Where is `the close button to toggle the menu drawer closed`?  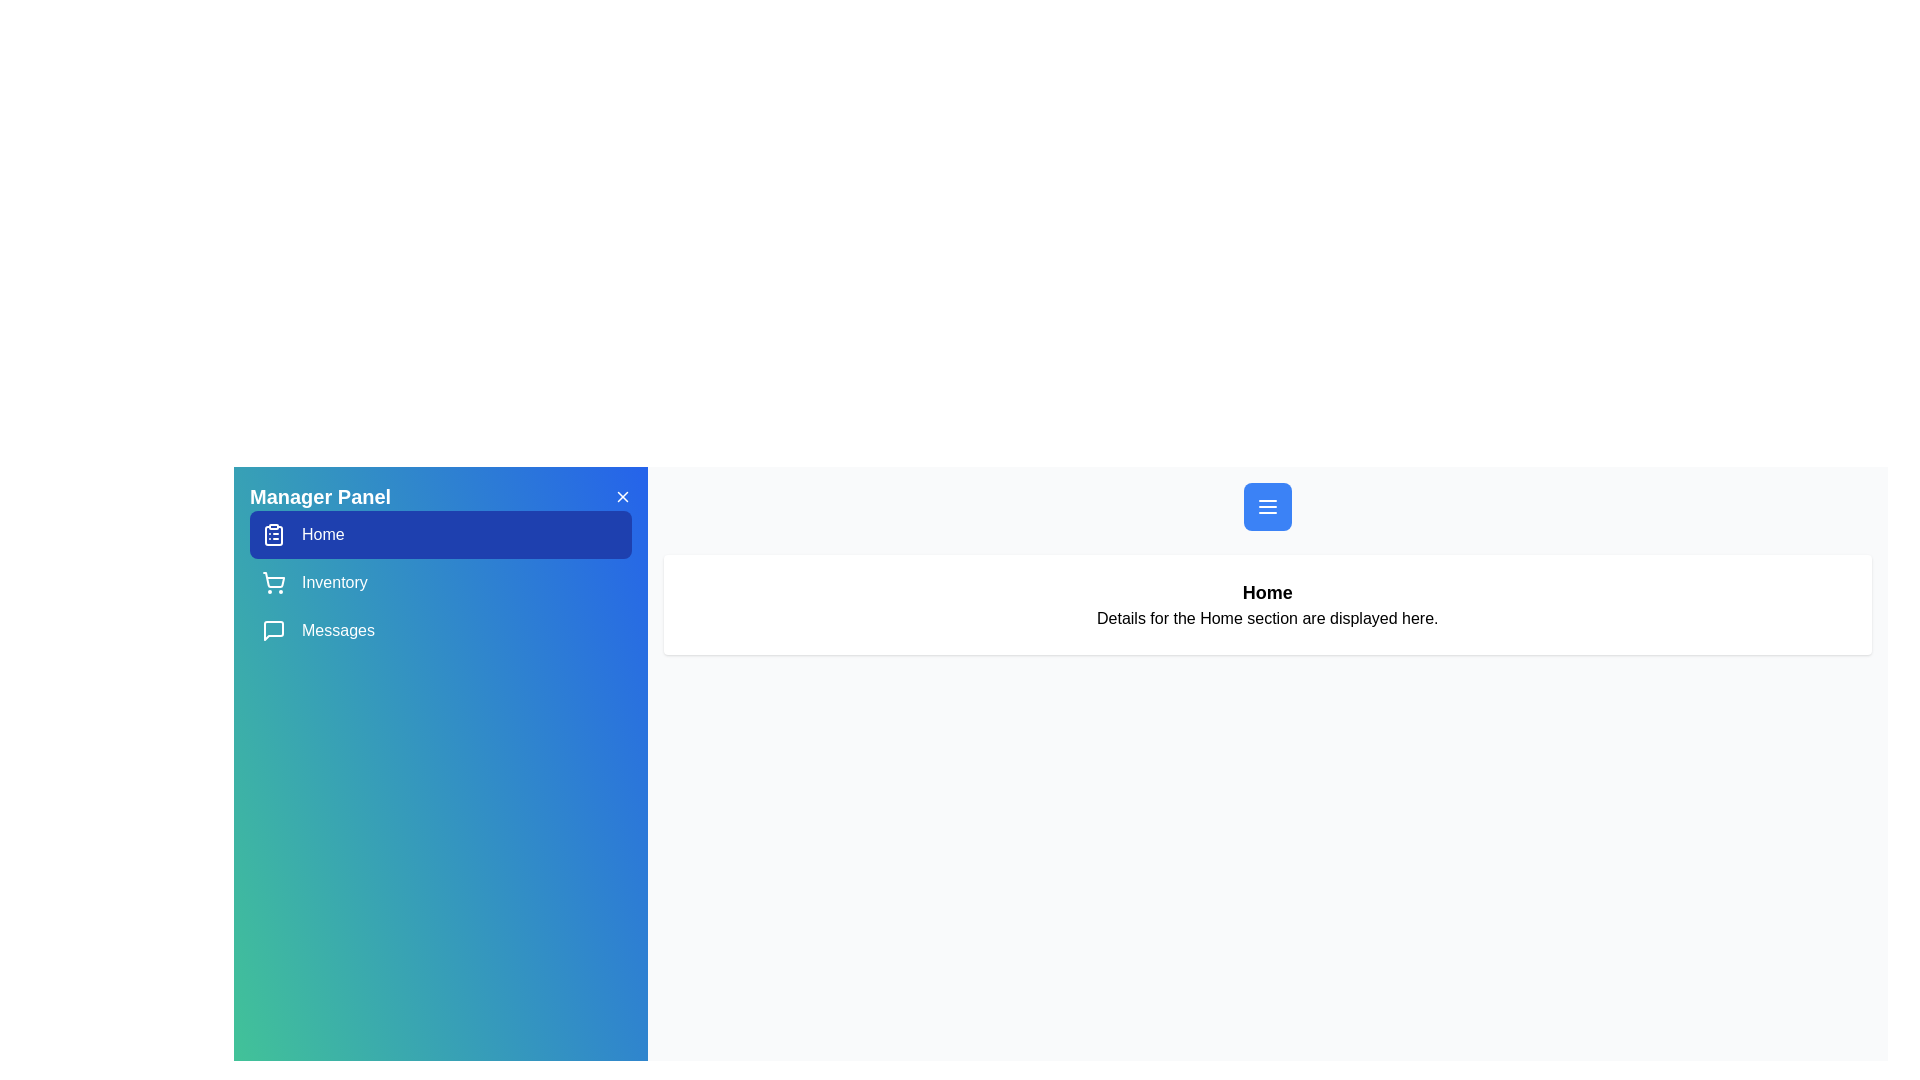
the close button to toggle the menu drawer closed is located at coordinates (621, 496).